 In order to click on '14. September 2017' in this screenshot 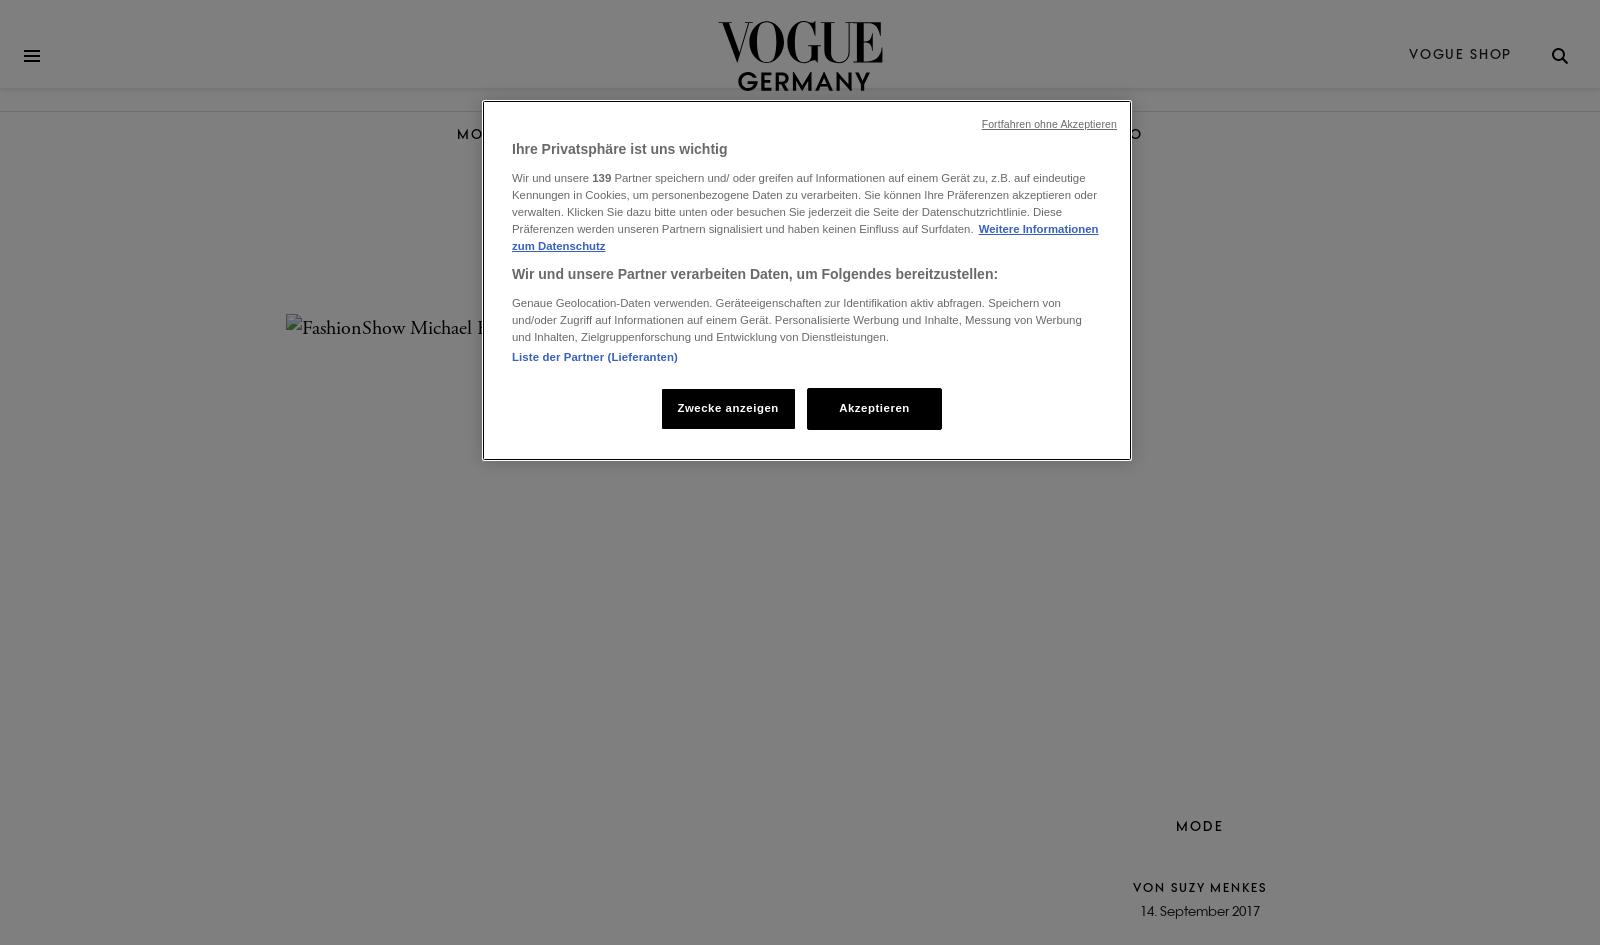, I will do `click(1199, 911)`.